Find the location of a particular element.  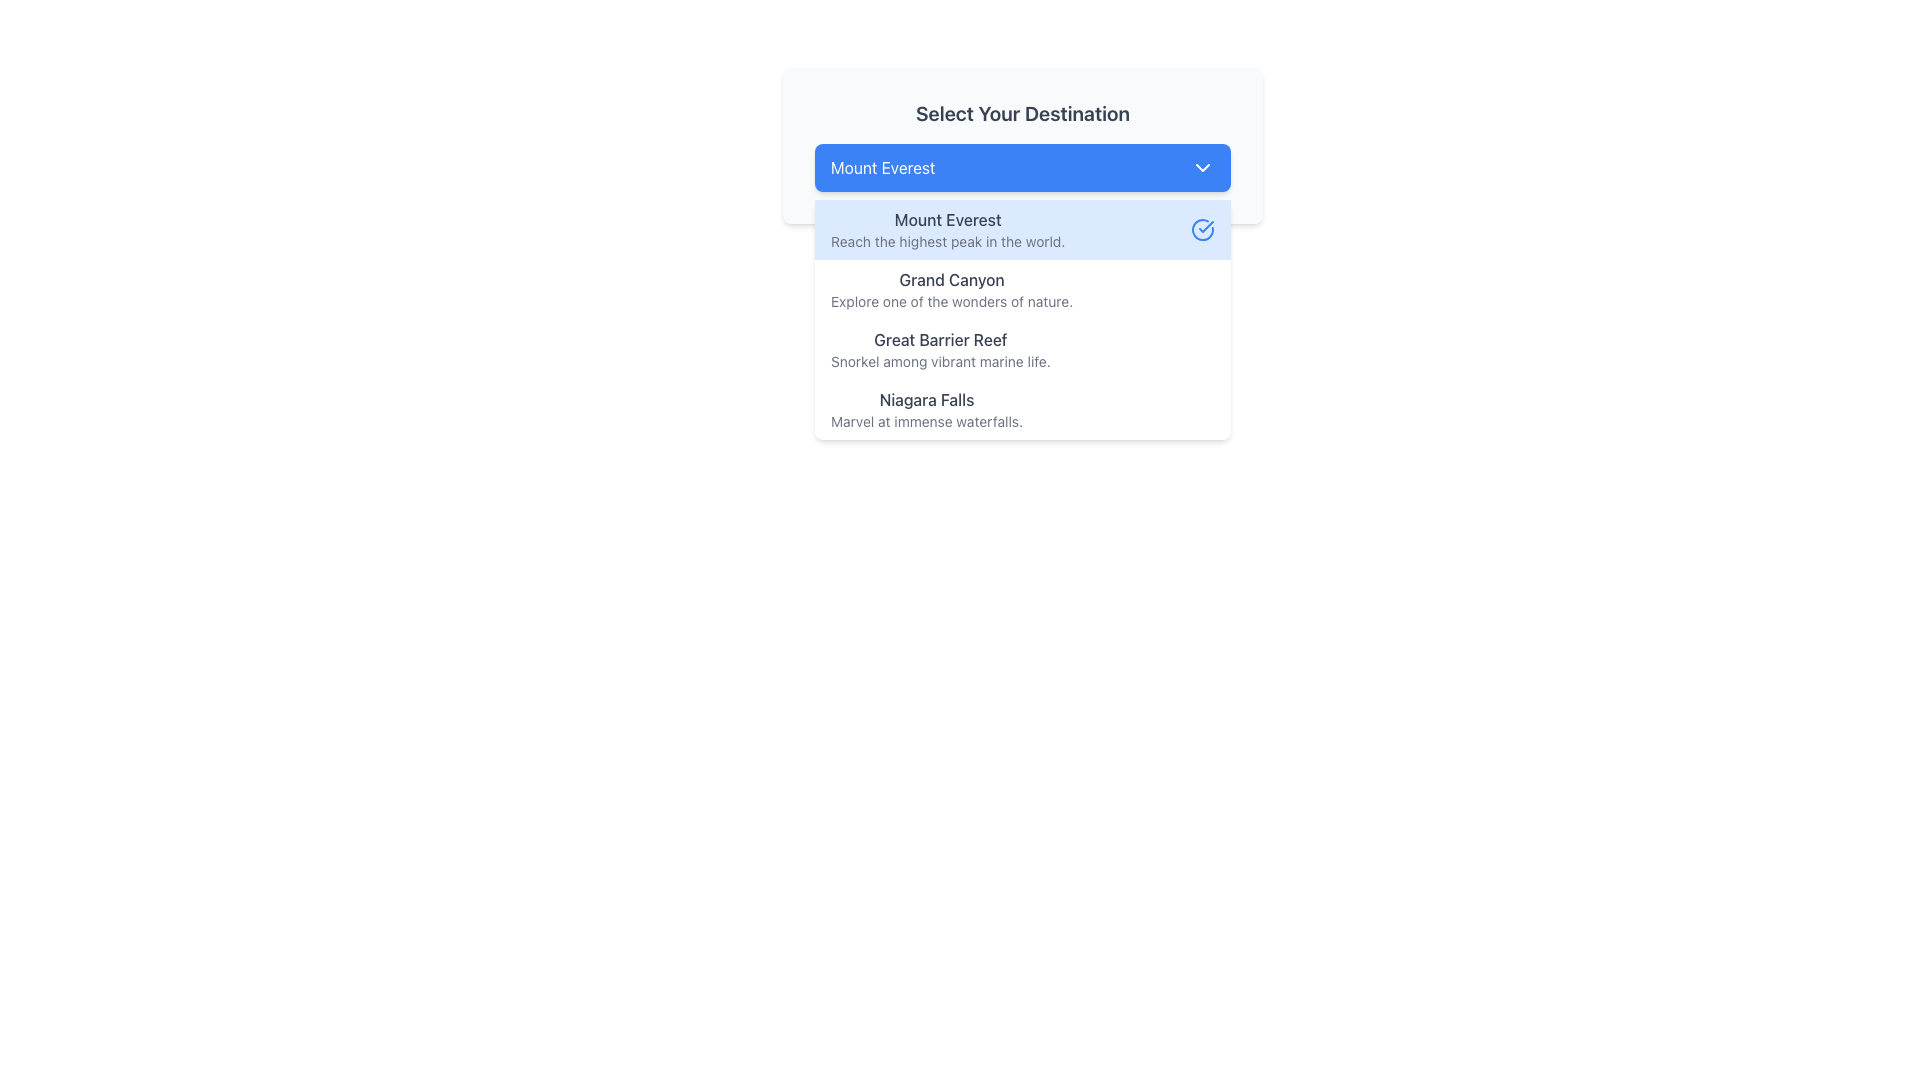

the list item in the dropdown menu titled 'Grand Canyon' is located at coordinates (1022, 289).